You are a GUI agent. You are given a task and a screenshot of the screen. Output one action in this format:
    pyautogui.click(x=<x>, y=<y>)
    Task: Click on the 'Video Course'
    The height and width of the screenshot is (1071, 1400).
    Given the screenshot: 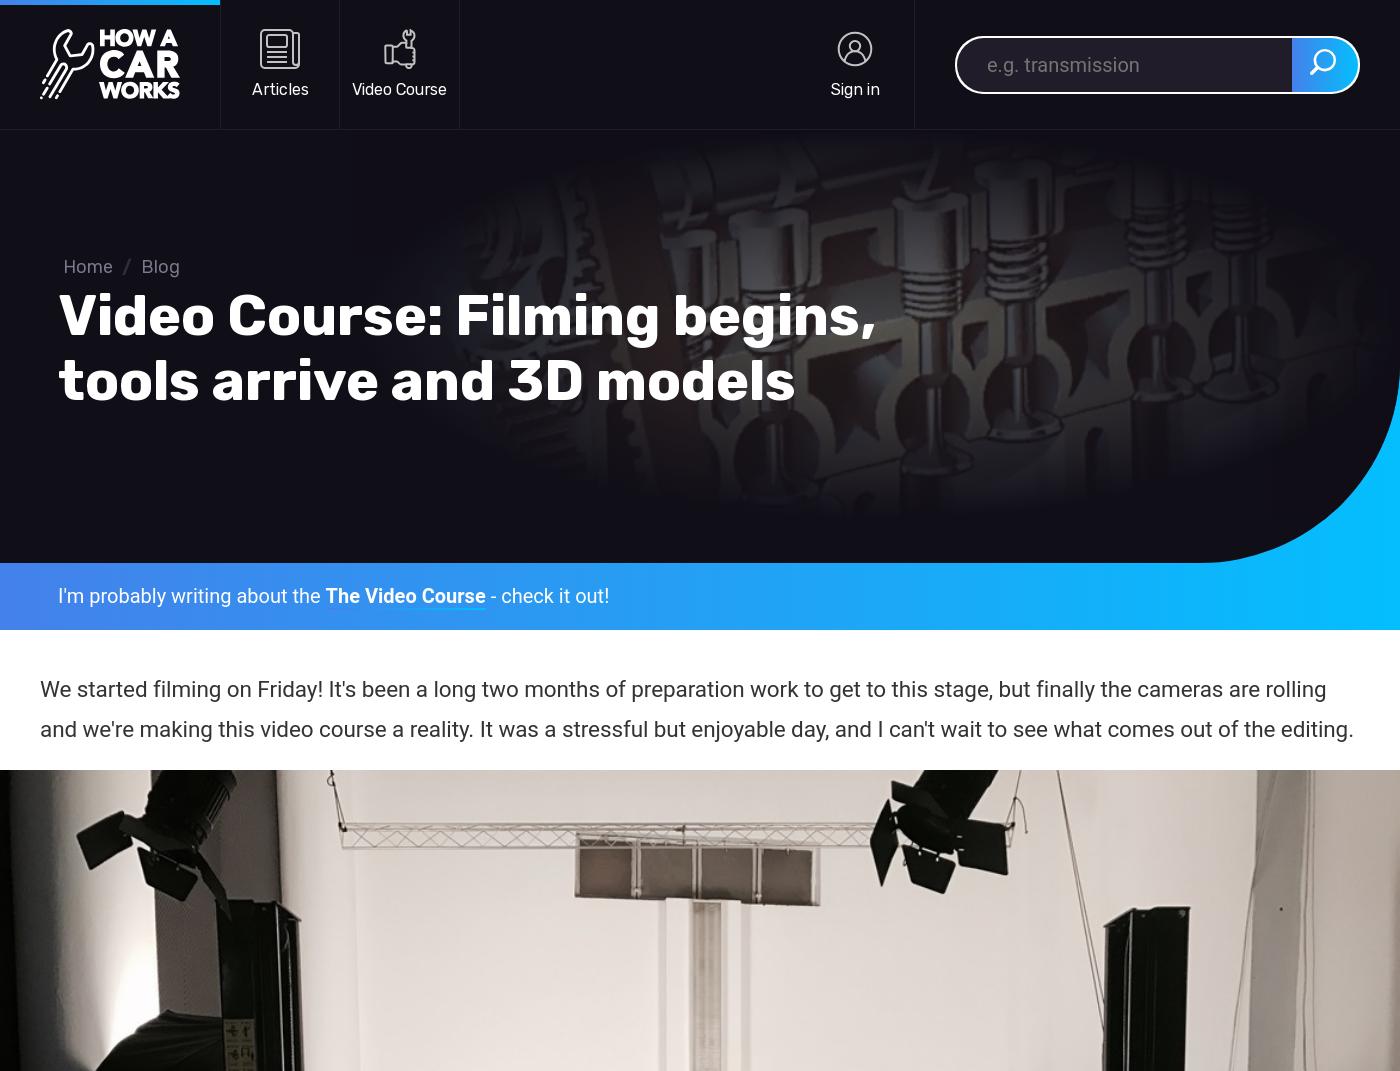 What is the action you would take?
    pyautogui.click(x=351, y=88)
    